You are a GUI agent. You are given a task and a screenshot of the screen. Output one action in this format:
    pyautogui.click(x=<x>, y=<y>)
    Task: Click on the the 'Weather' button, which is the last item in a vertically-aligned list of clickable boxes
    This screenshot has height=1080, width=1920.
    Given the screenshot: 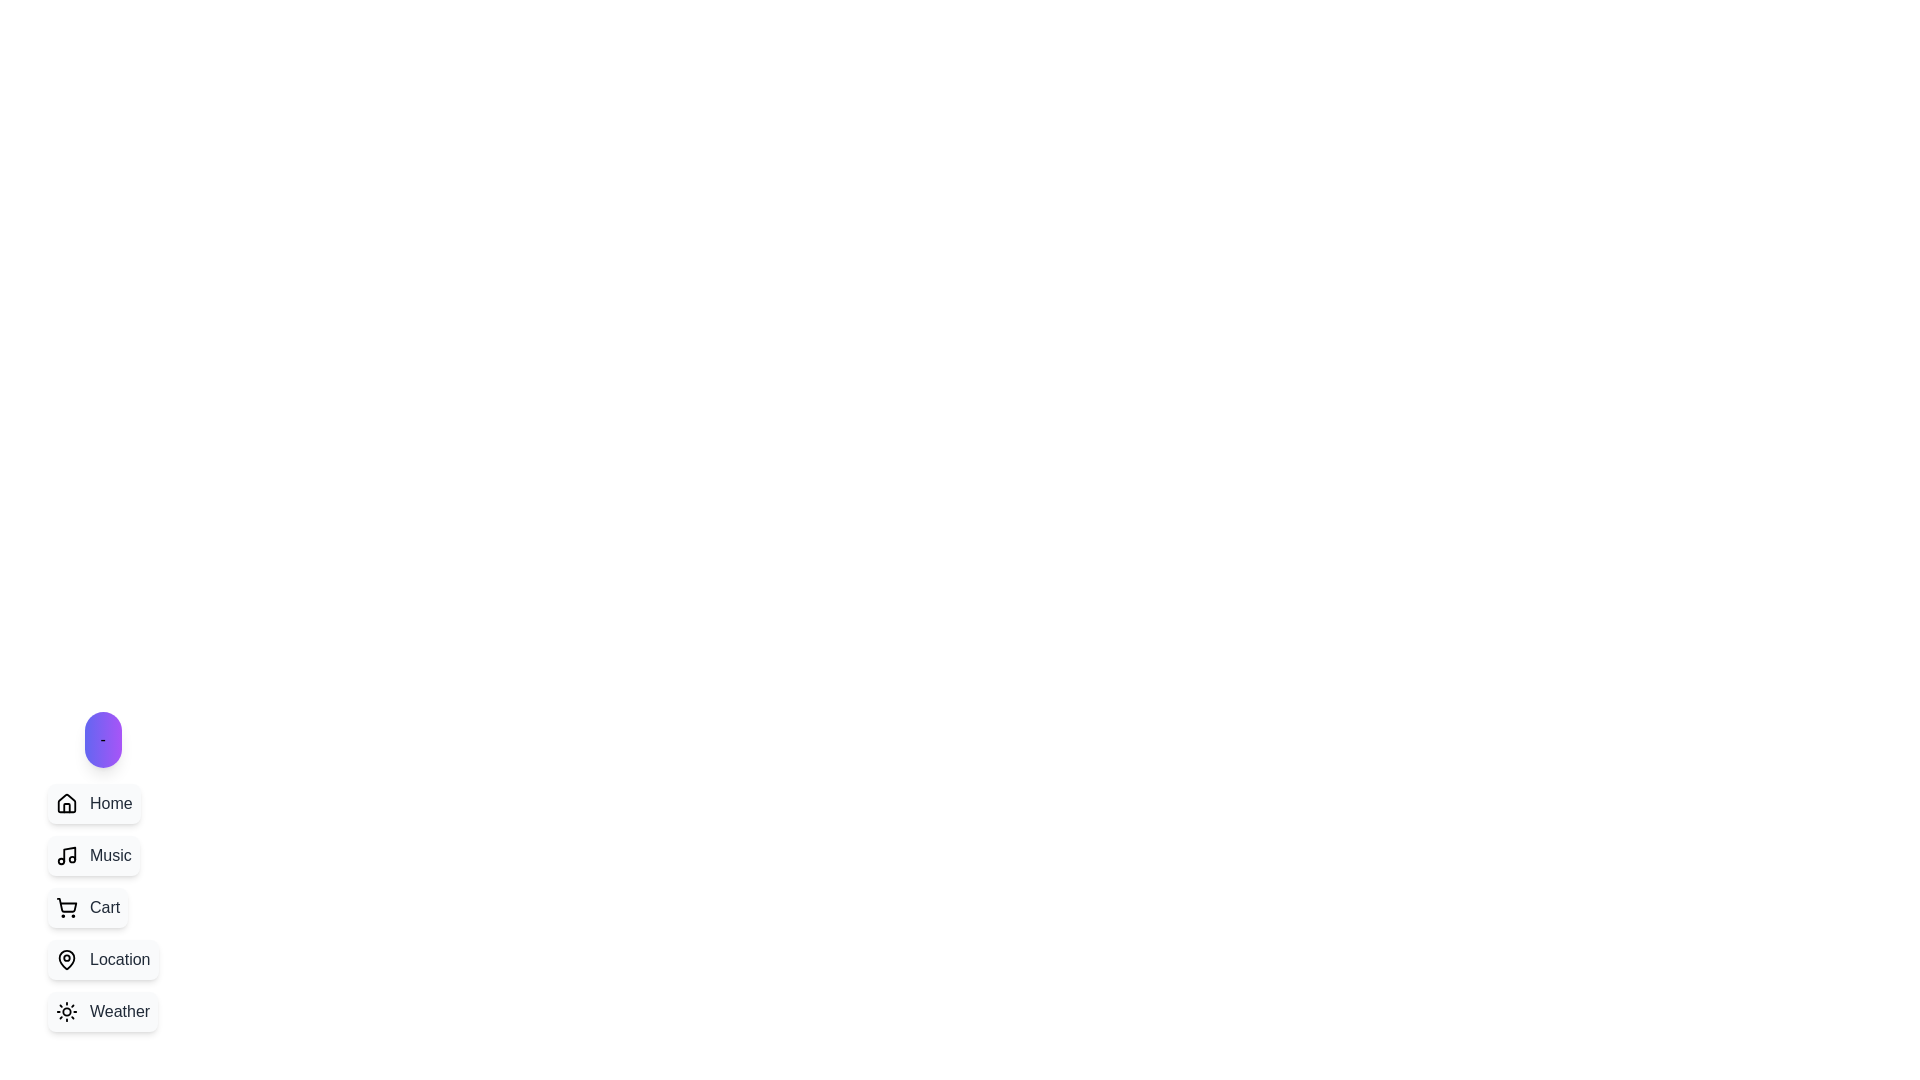 What is the action you would take?
    pyautogui.click(x=102, y=1011)
    